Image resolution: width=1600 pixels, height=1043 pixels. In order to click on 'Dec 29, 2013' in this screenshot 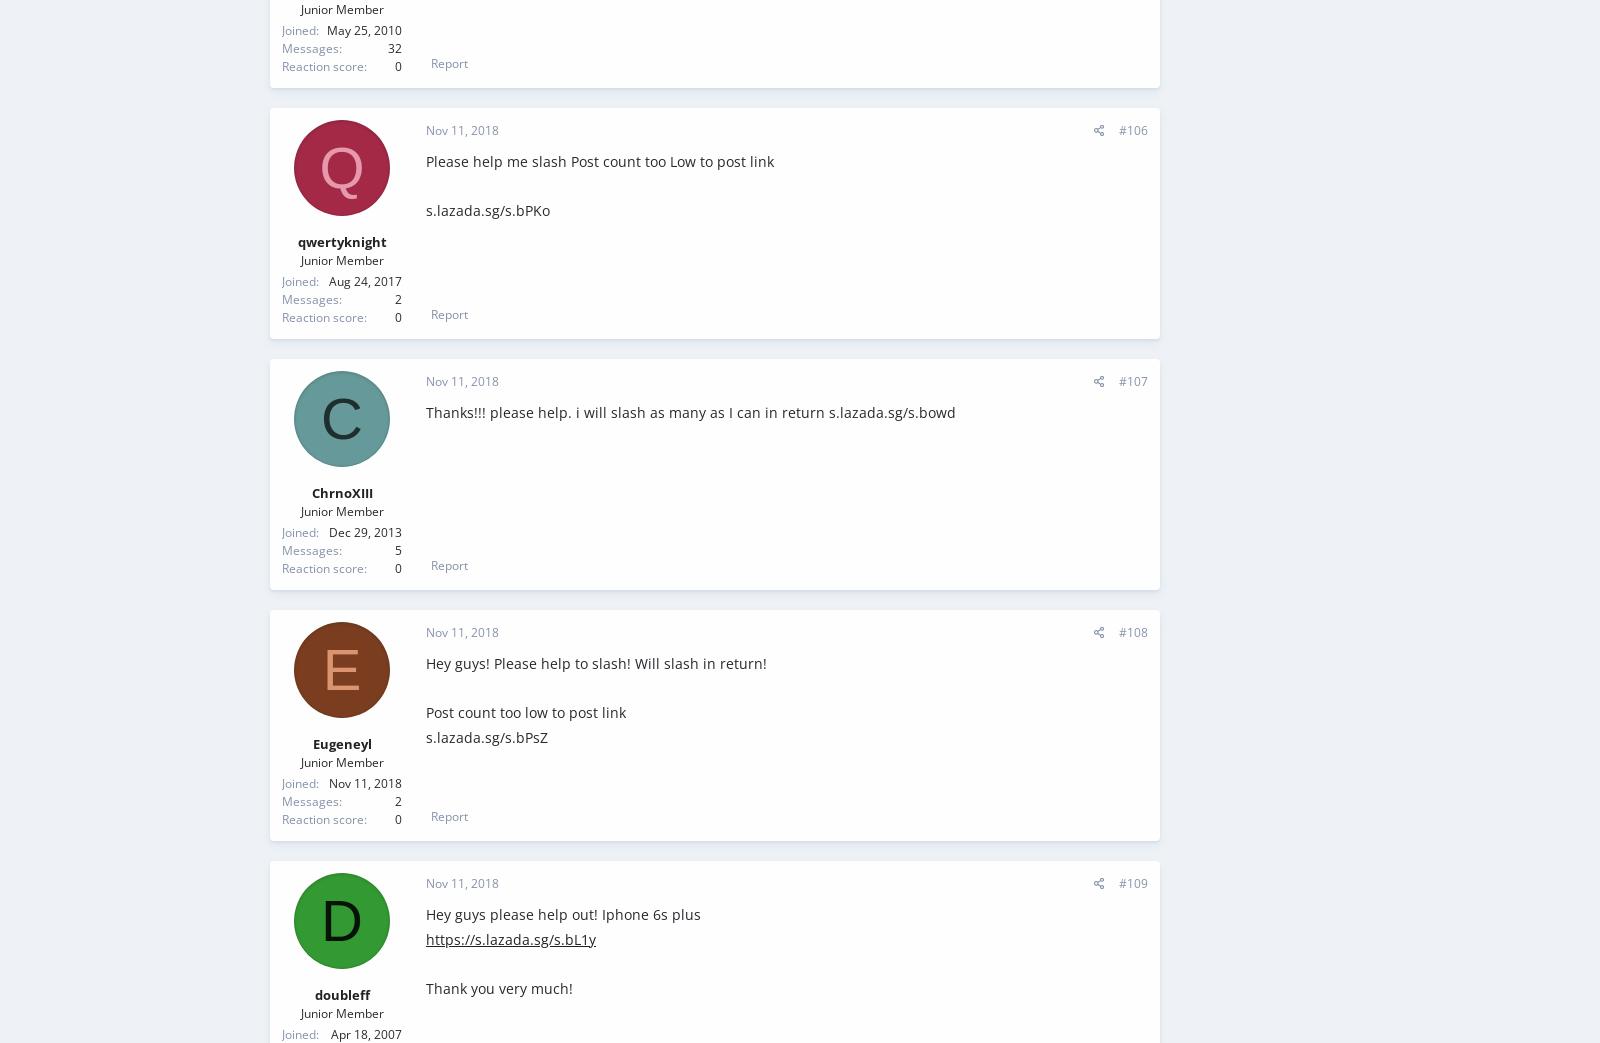, I will do `click(365, 532)`.